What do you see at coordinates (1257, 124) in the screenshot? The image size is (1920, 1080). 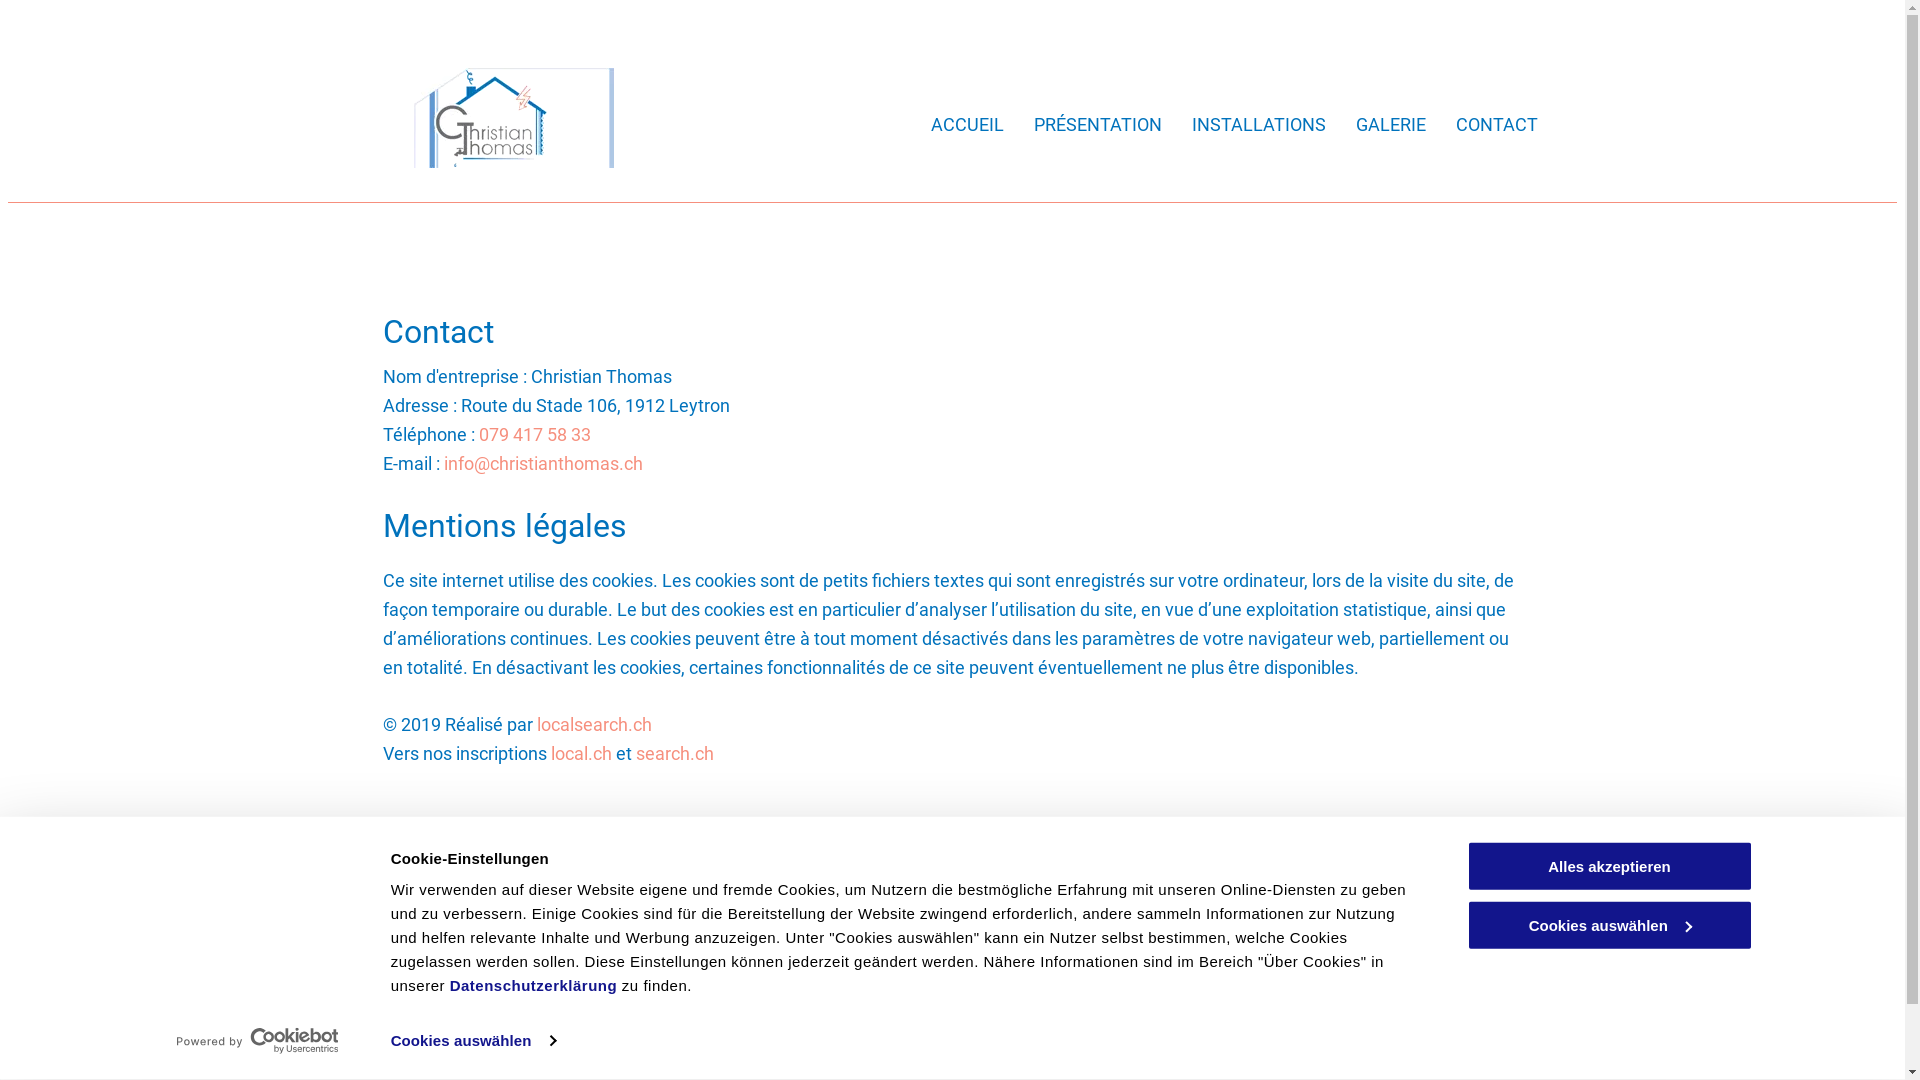 I see `'INSTALLATIONS'` at bounding box center [1257, 124].